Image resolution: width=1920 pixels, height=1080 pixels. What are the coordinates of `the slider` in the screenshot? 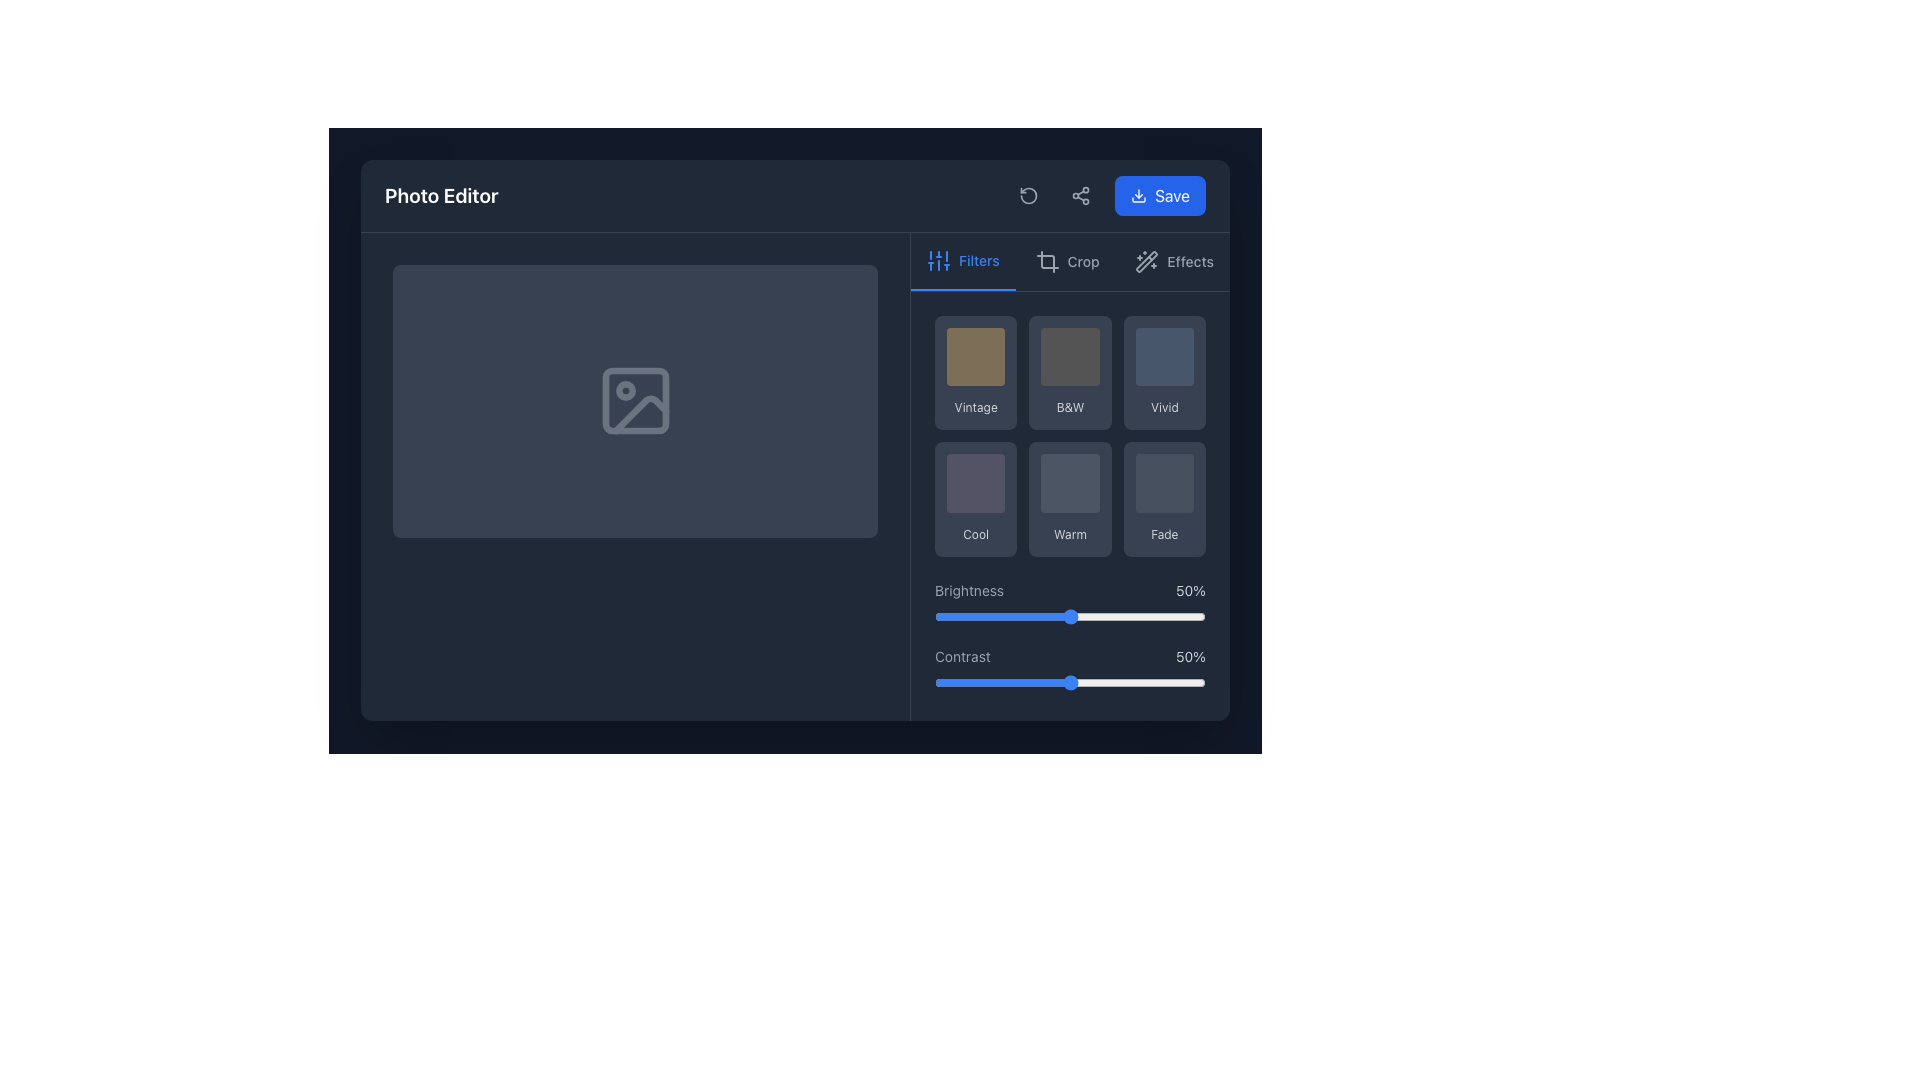 It's located at (950, 615).